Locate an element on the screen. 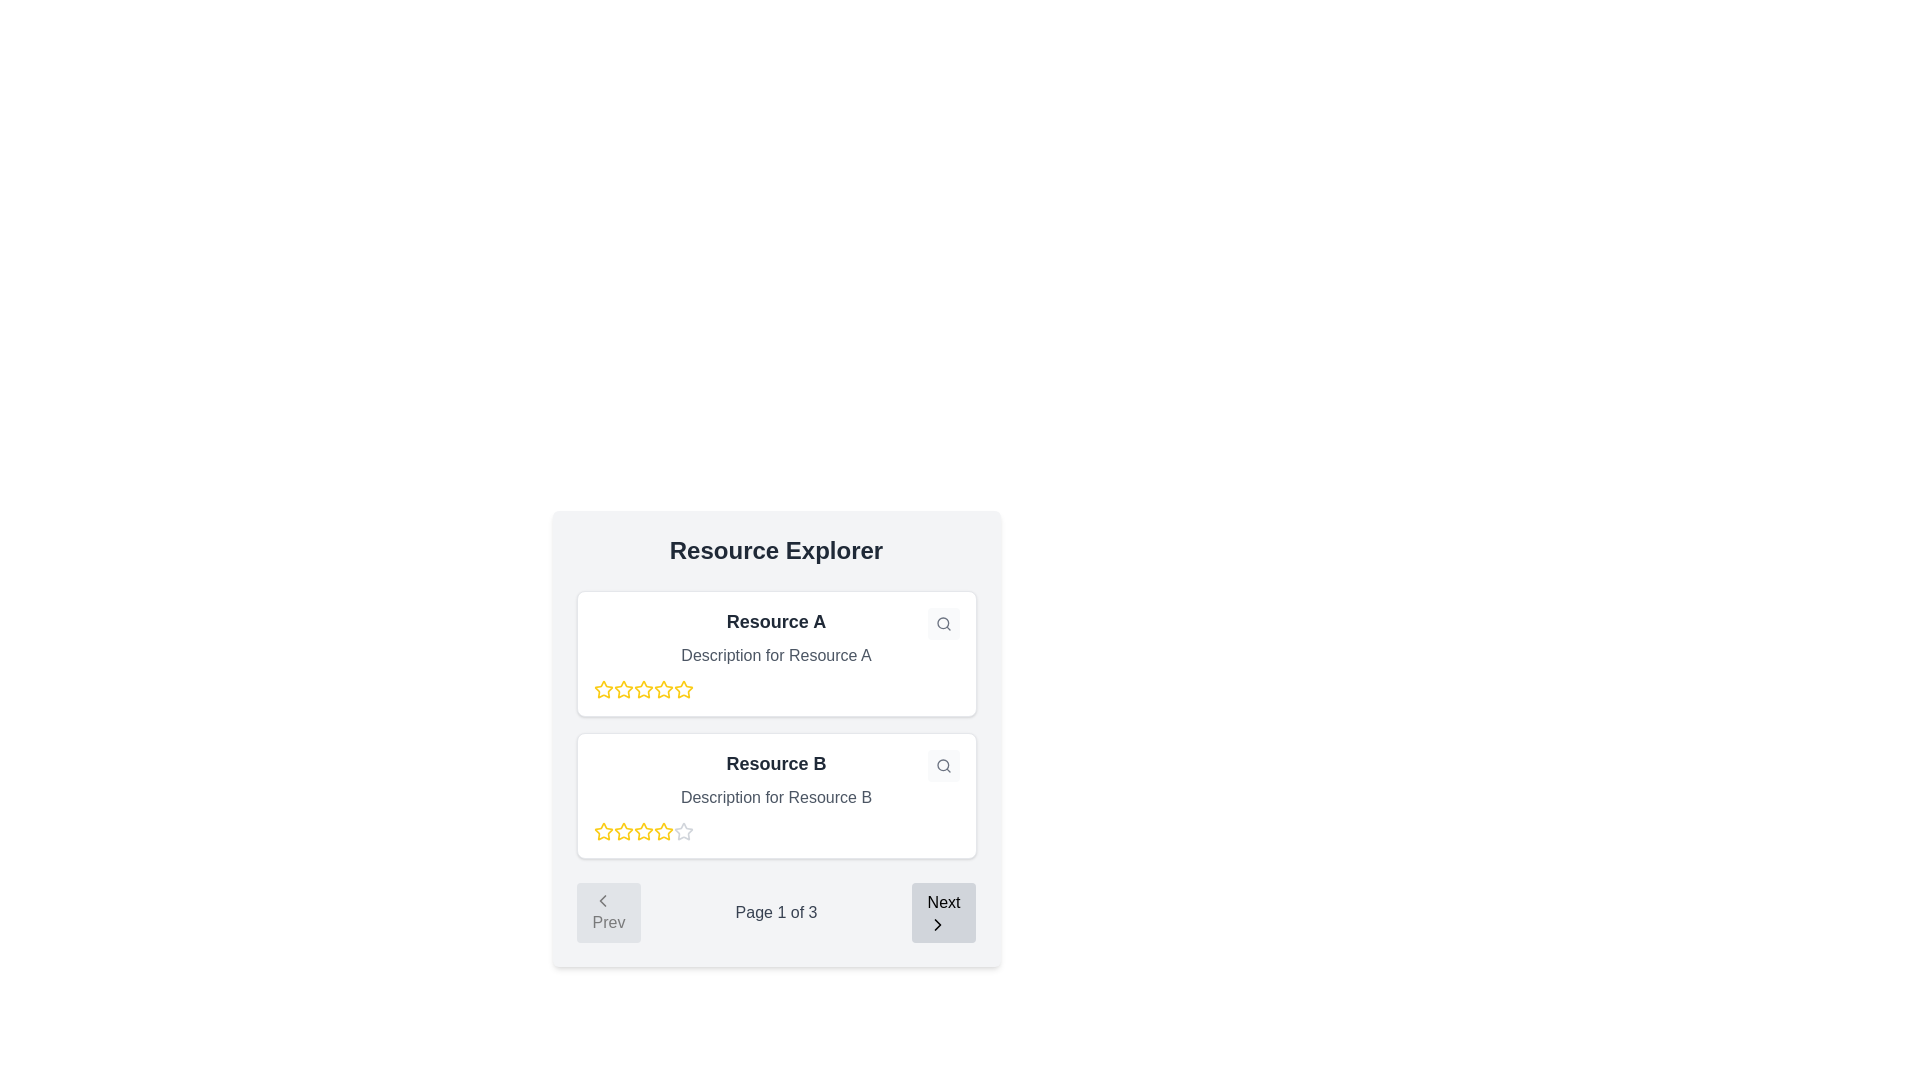 This screenshot has width=1920, height=1080. the first yellow star icon is located at coordinates (602, 688).